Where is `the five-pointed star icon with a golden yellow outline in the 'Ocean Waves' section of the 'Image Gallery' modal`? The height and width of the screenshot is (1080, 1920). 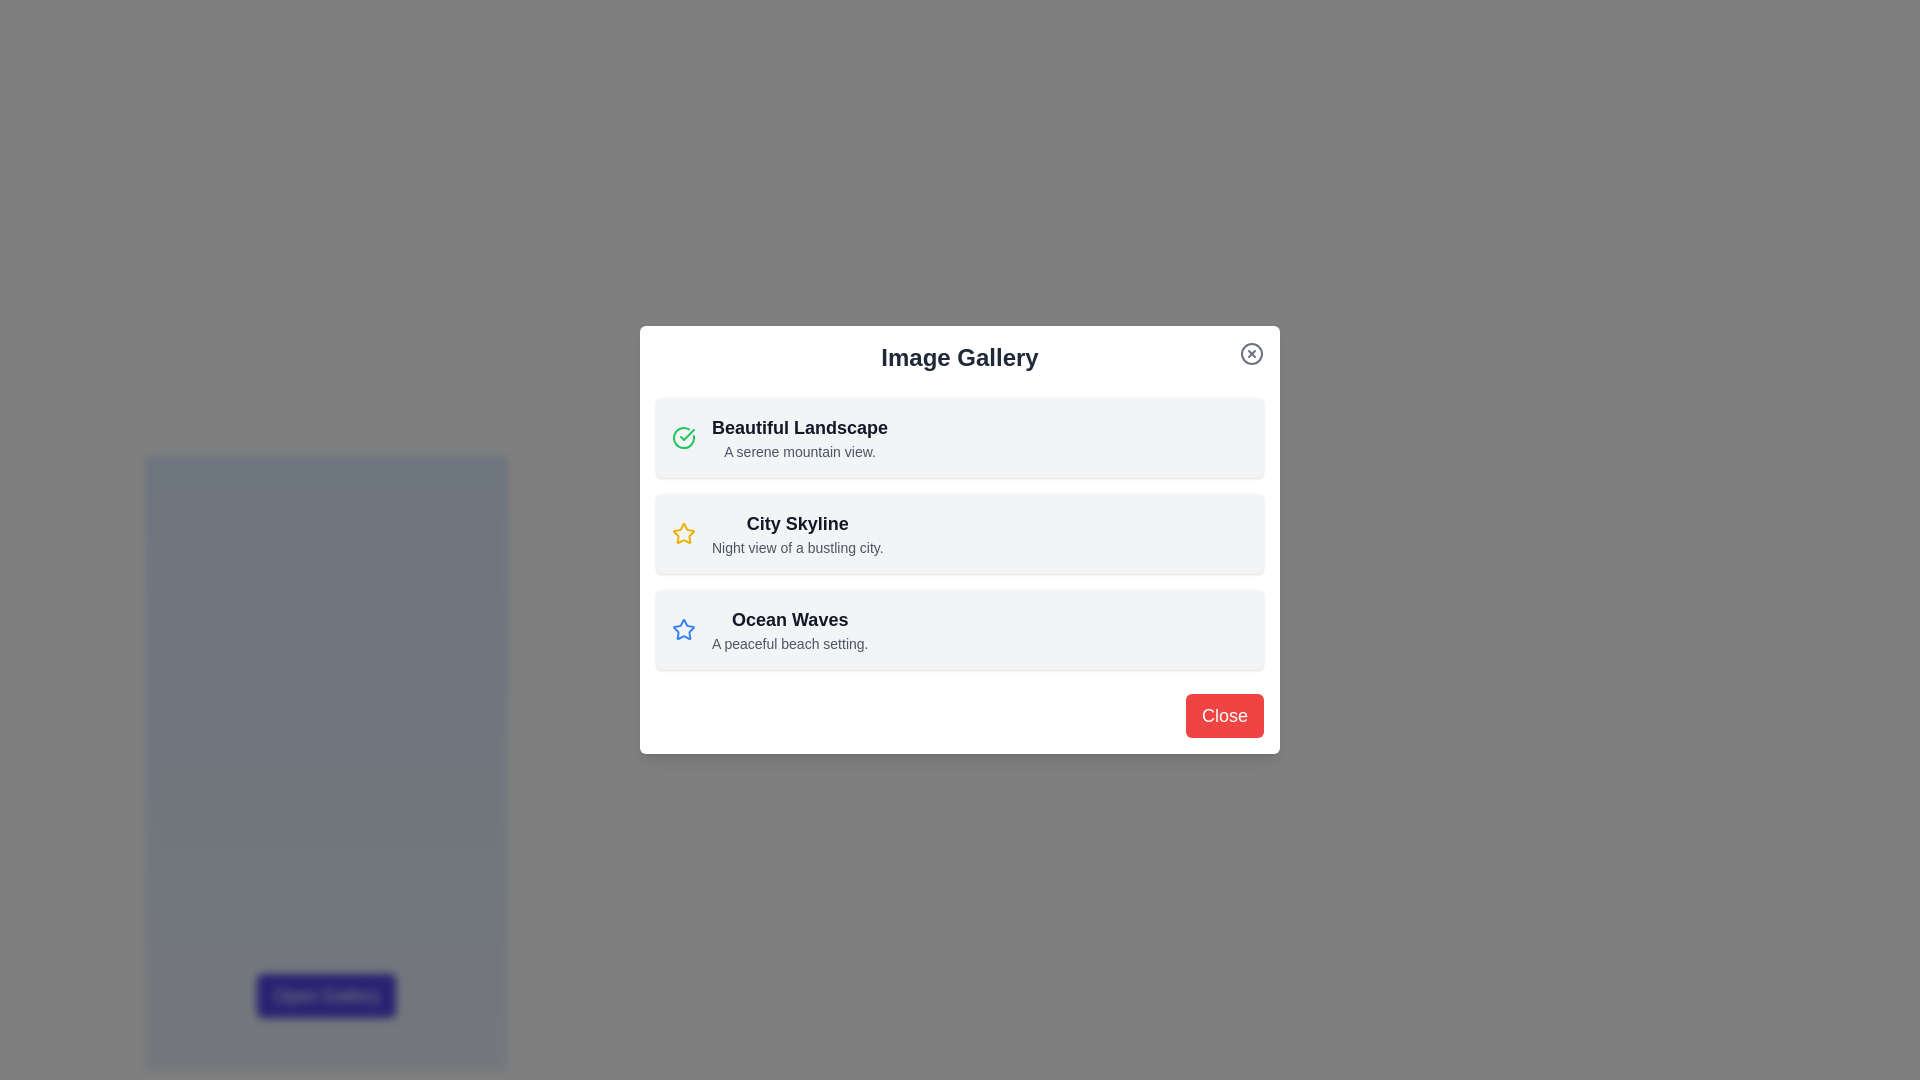
the five-pointed star icon with a golden yellow outline in the 'Ocean Waves' section of the 'Image Gallery' modal is located at coordinates (684, 532).